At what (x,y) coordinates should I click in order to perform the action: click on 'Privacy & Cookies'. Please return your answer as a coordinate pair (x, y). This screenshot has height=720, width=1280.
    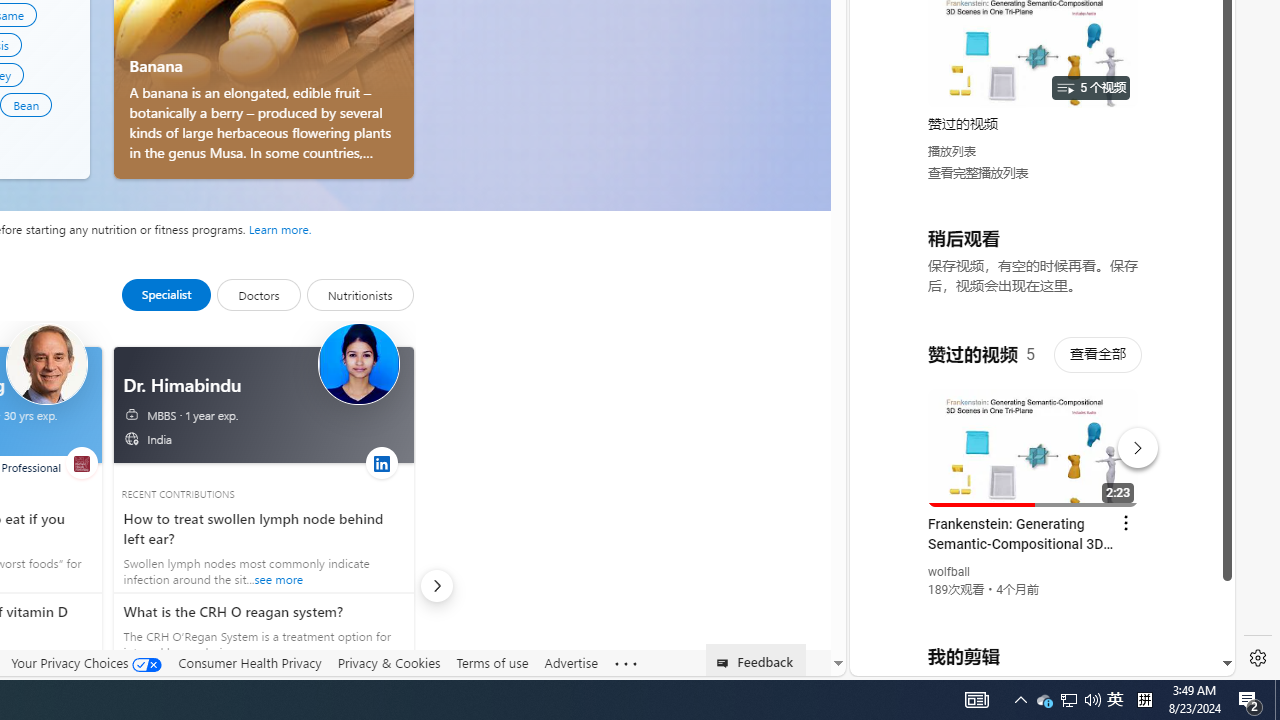
    Looking at the image, I should click on (389, 663).